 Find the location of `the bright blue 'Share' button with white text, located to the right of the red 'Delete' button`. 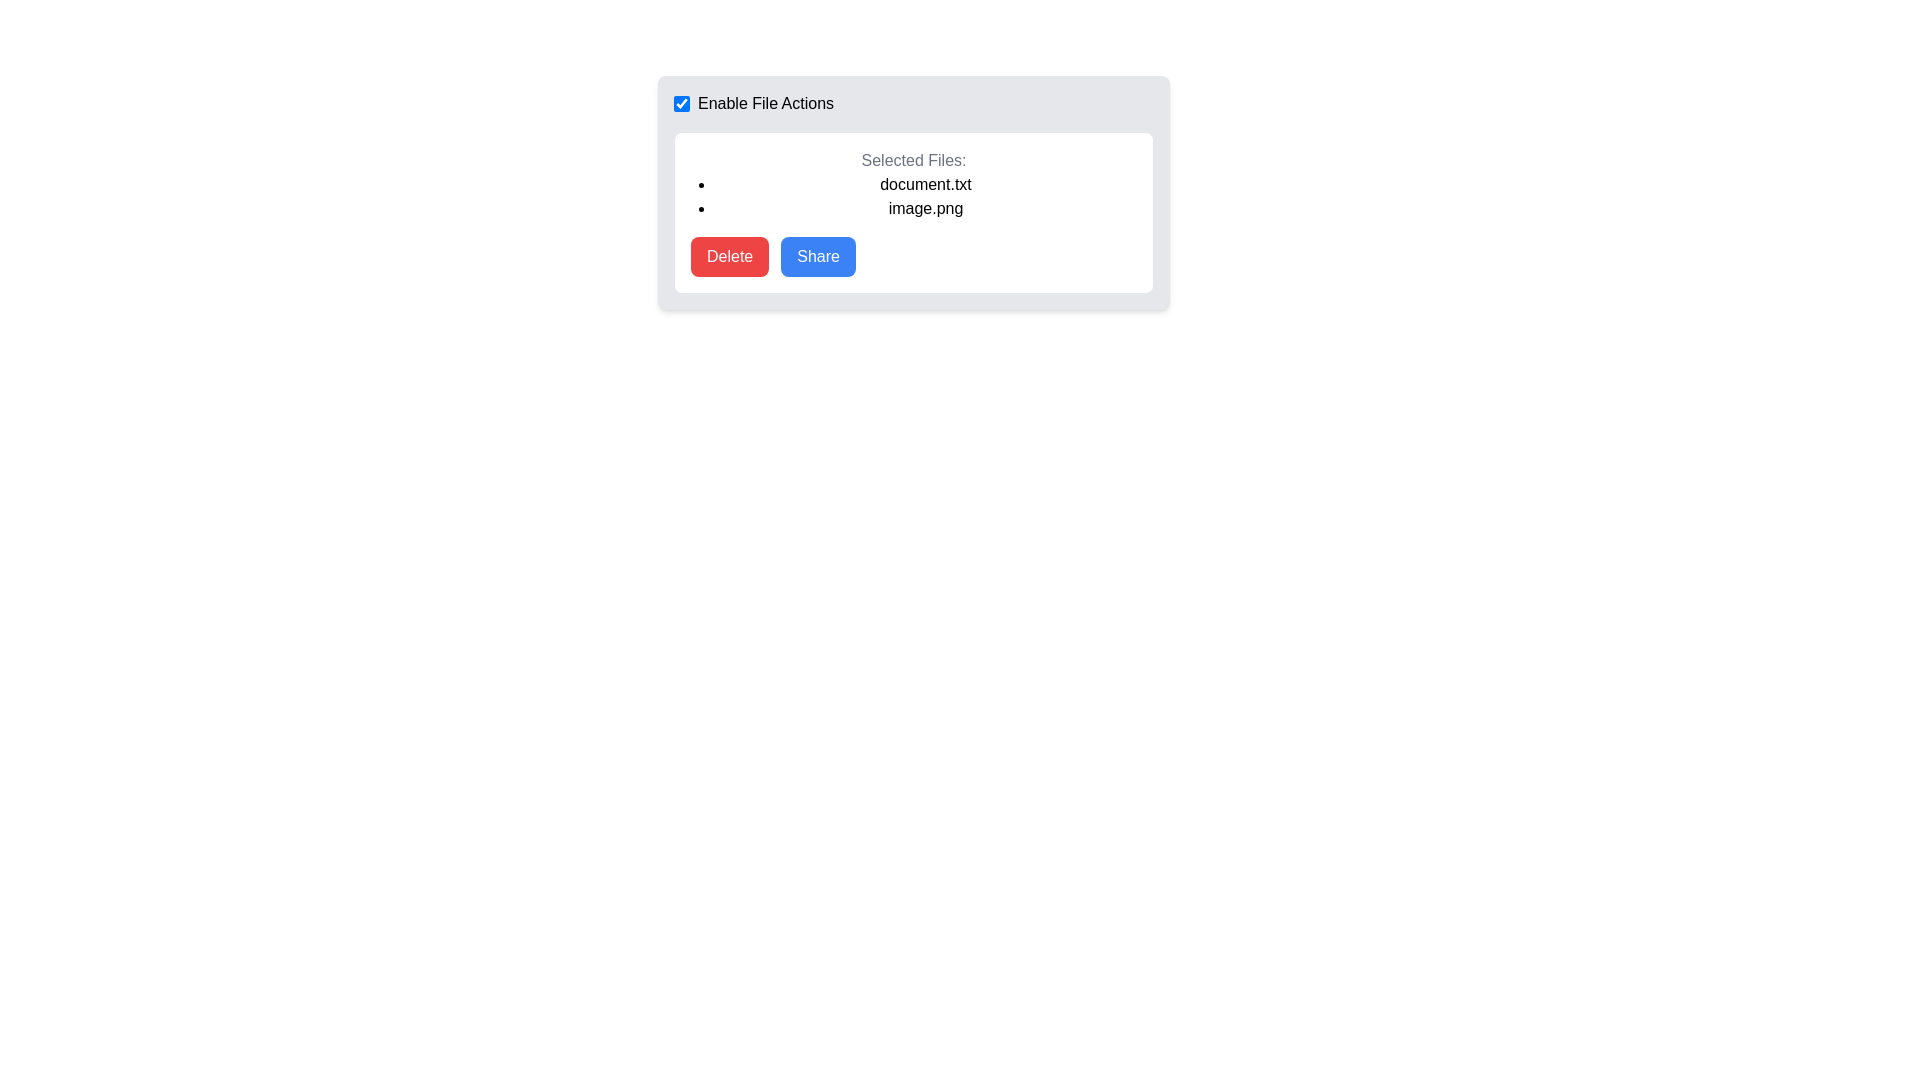

the bright blue 'Share' button with white text, located to the right of the red 'Delete' button is located at coordinates (818, 256).